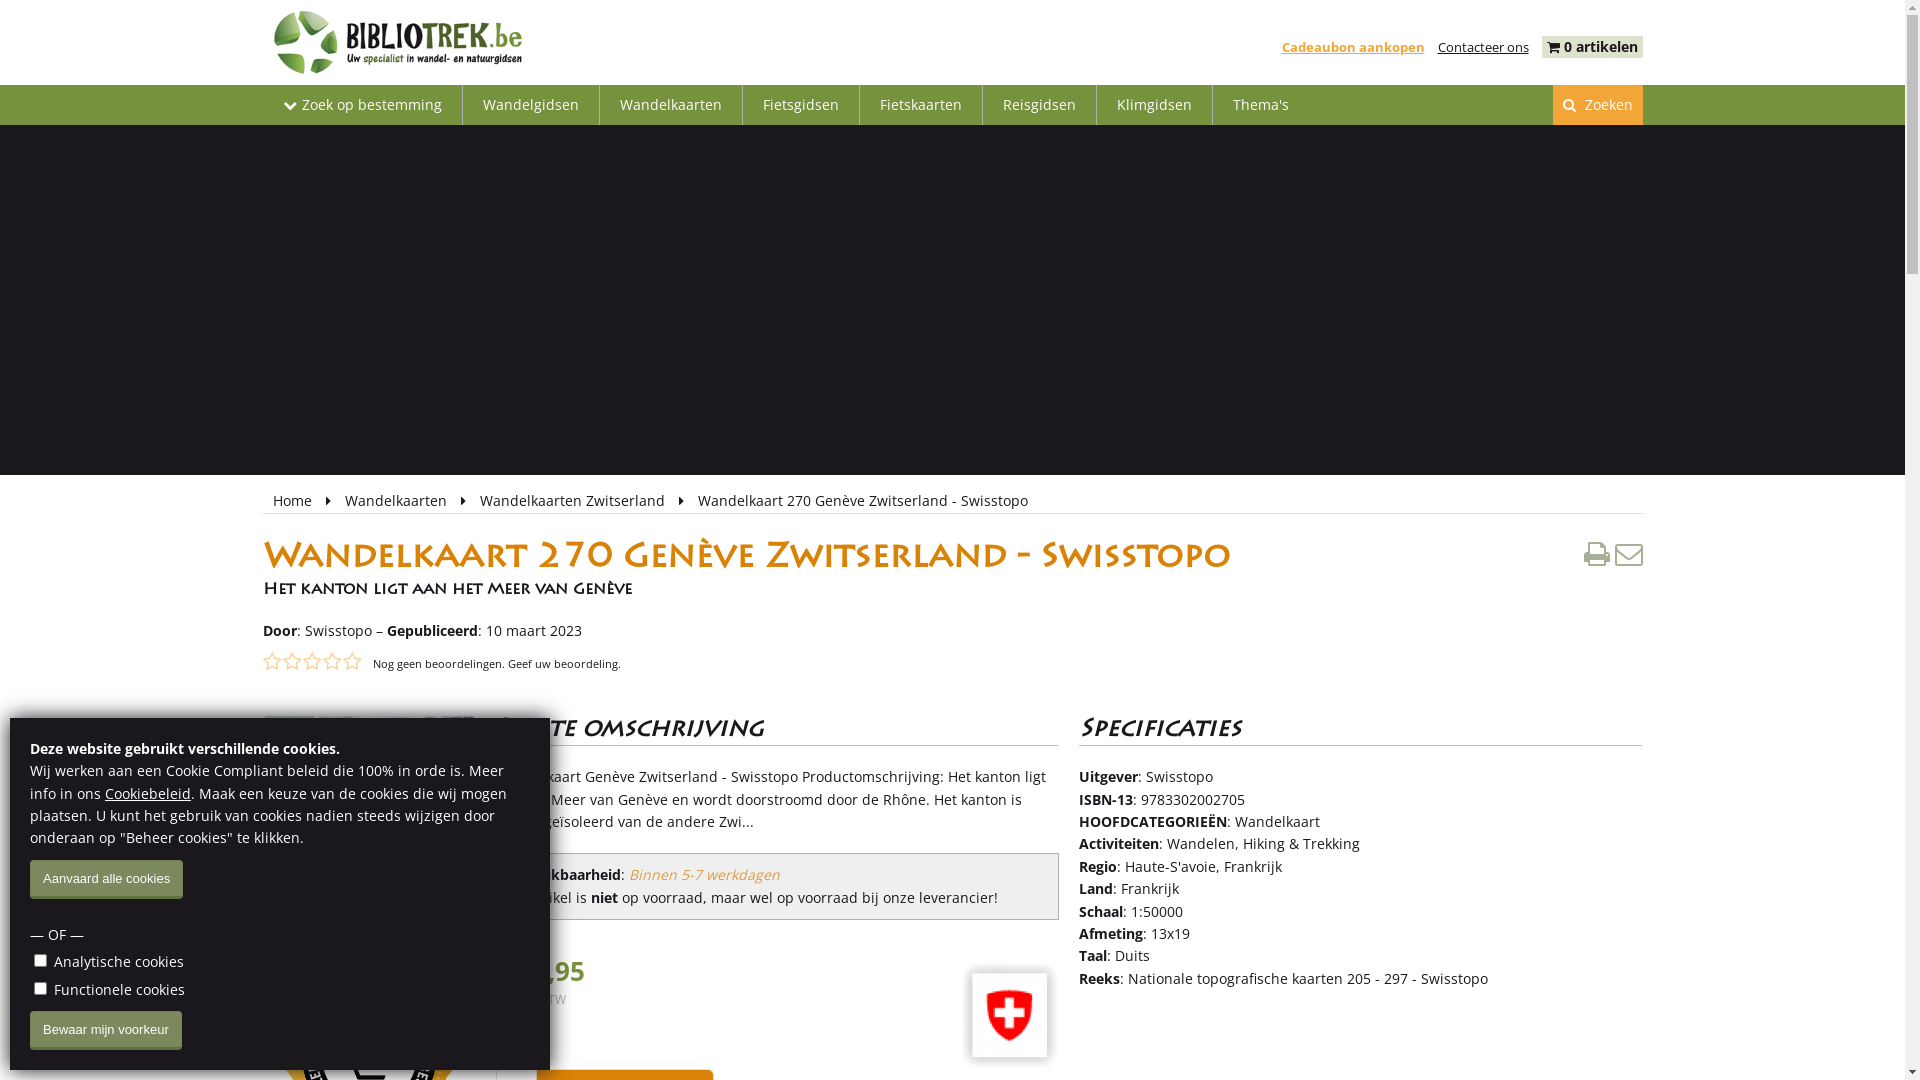 This screenshot has width=1920, height=1080. I want to click on 'Zoek op bestemming', so click(361, 104).